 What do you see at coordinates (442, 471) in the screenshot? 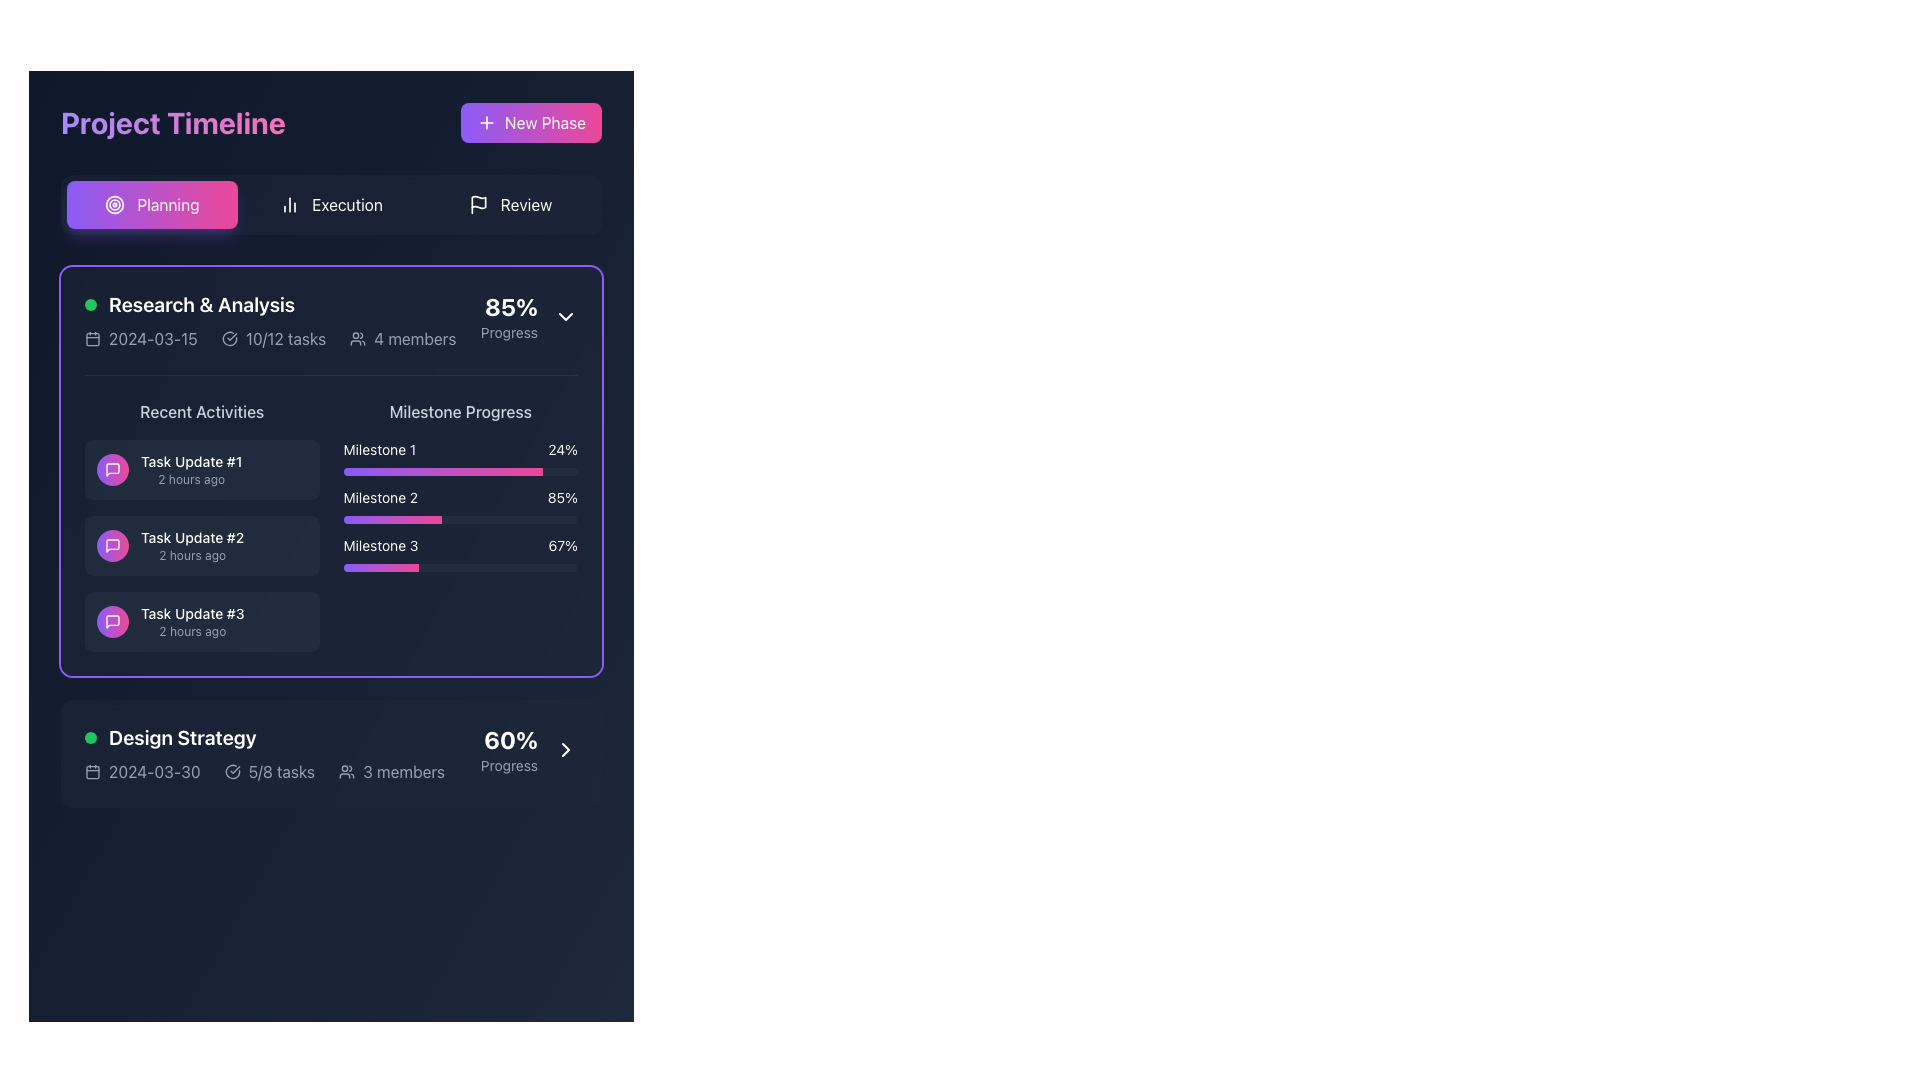
I see `the progress bar indicating the completion status for 'Milestone 1' located under the 'Milestone 1' label in the 'Research & Analysis' panel` at bounding box center [442, 471].